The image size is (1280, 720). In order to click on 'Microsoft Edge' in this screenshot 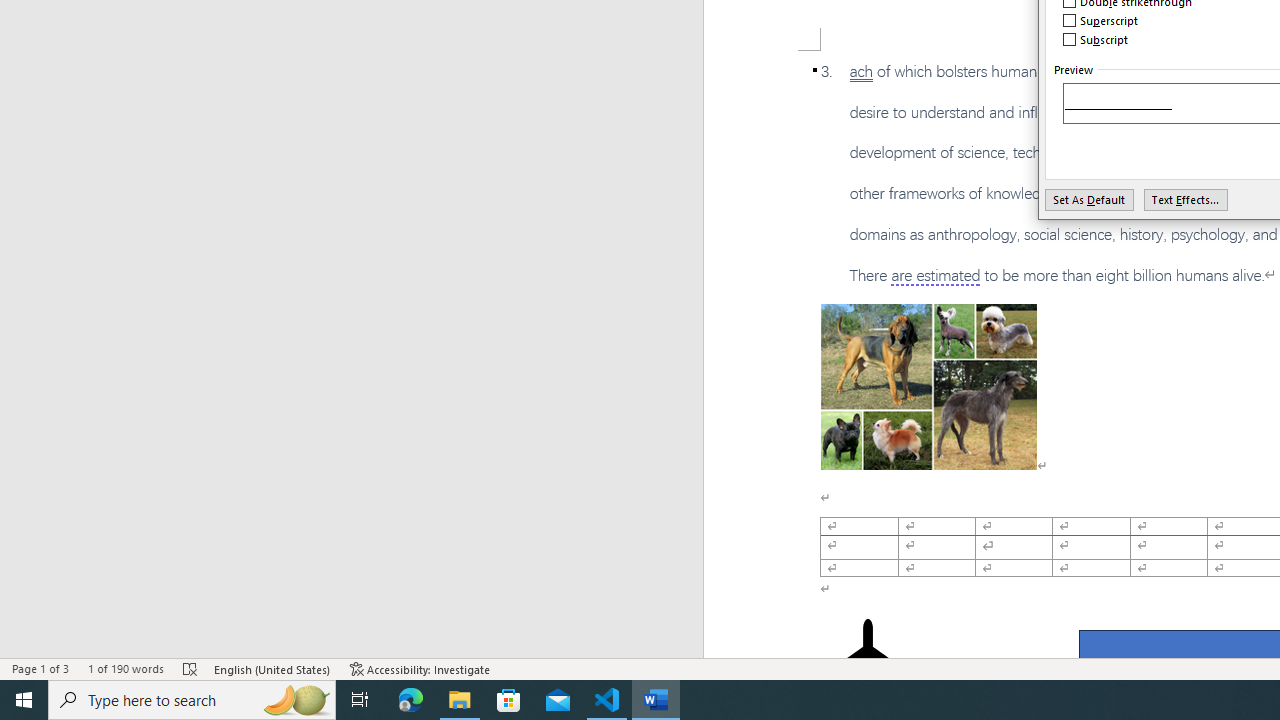, I will do `click(410, 698)`.